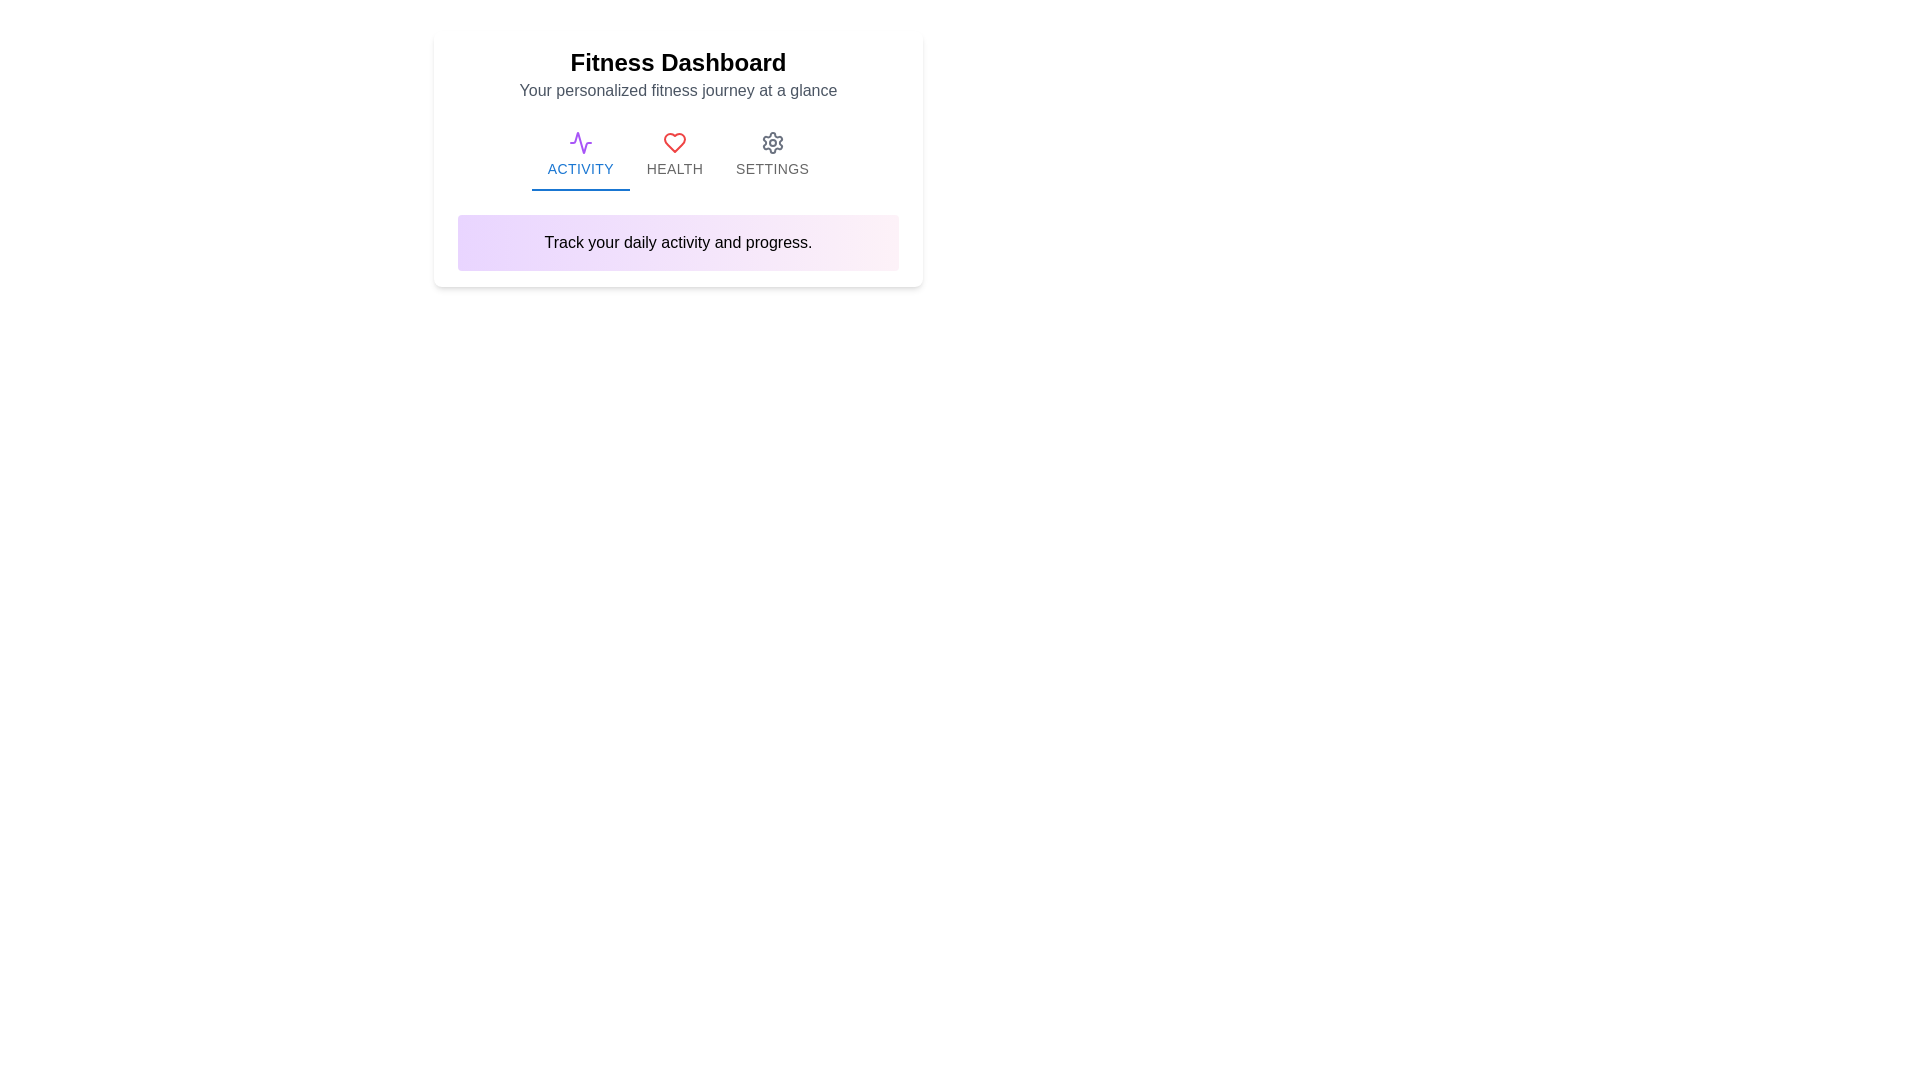 The width and height of the screenshot is (1920, 1080). I want to click on the 'Fitness Dashboard' text block, which features bold, large black font and is centrally aligned above tabs labeled 'Activity', 'Health', and 'Settings', so click(678, 73).